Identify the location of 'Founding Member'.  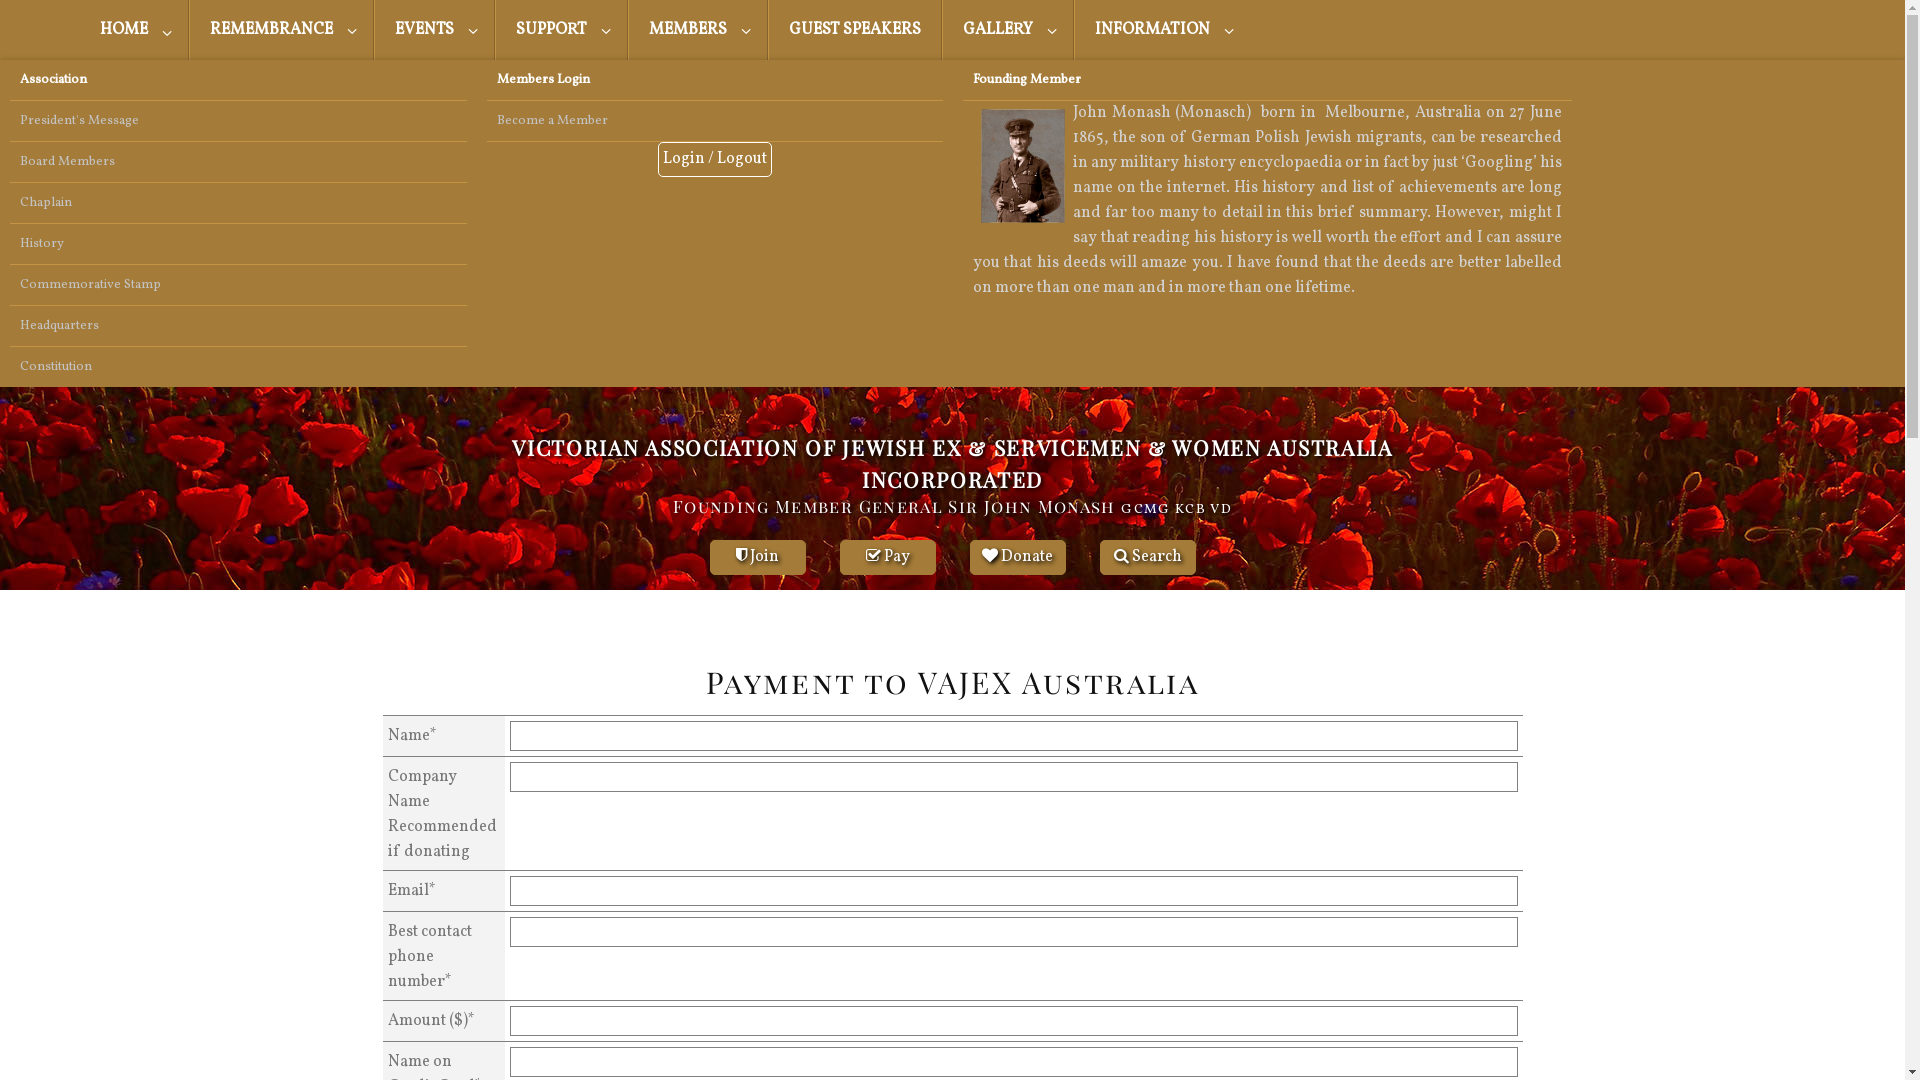
(1266, 79).